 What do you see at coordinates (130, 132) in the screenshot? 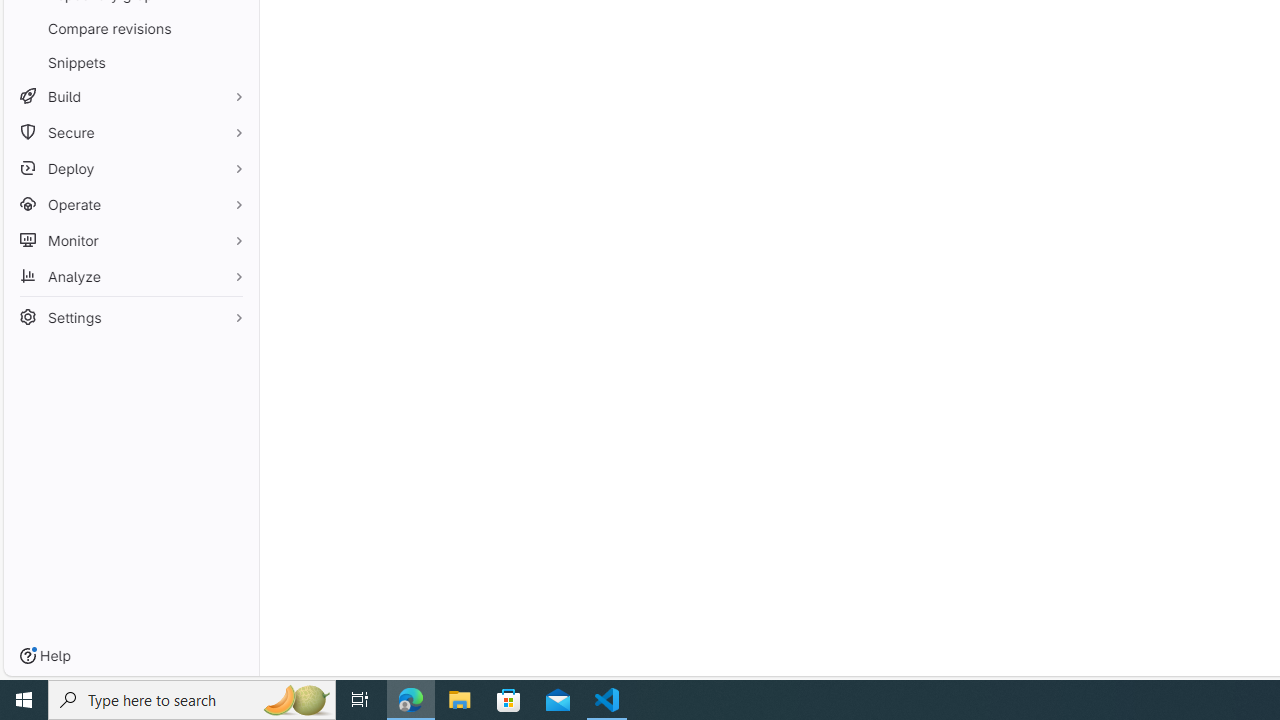
I see `'Secure'` at bounding box center [130, 132].